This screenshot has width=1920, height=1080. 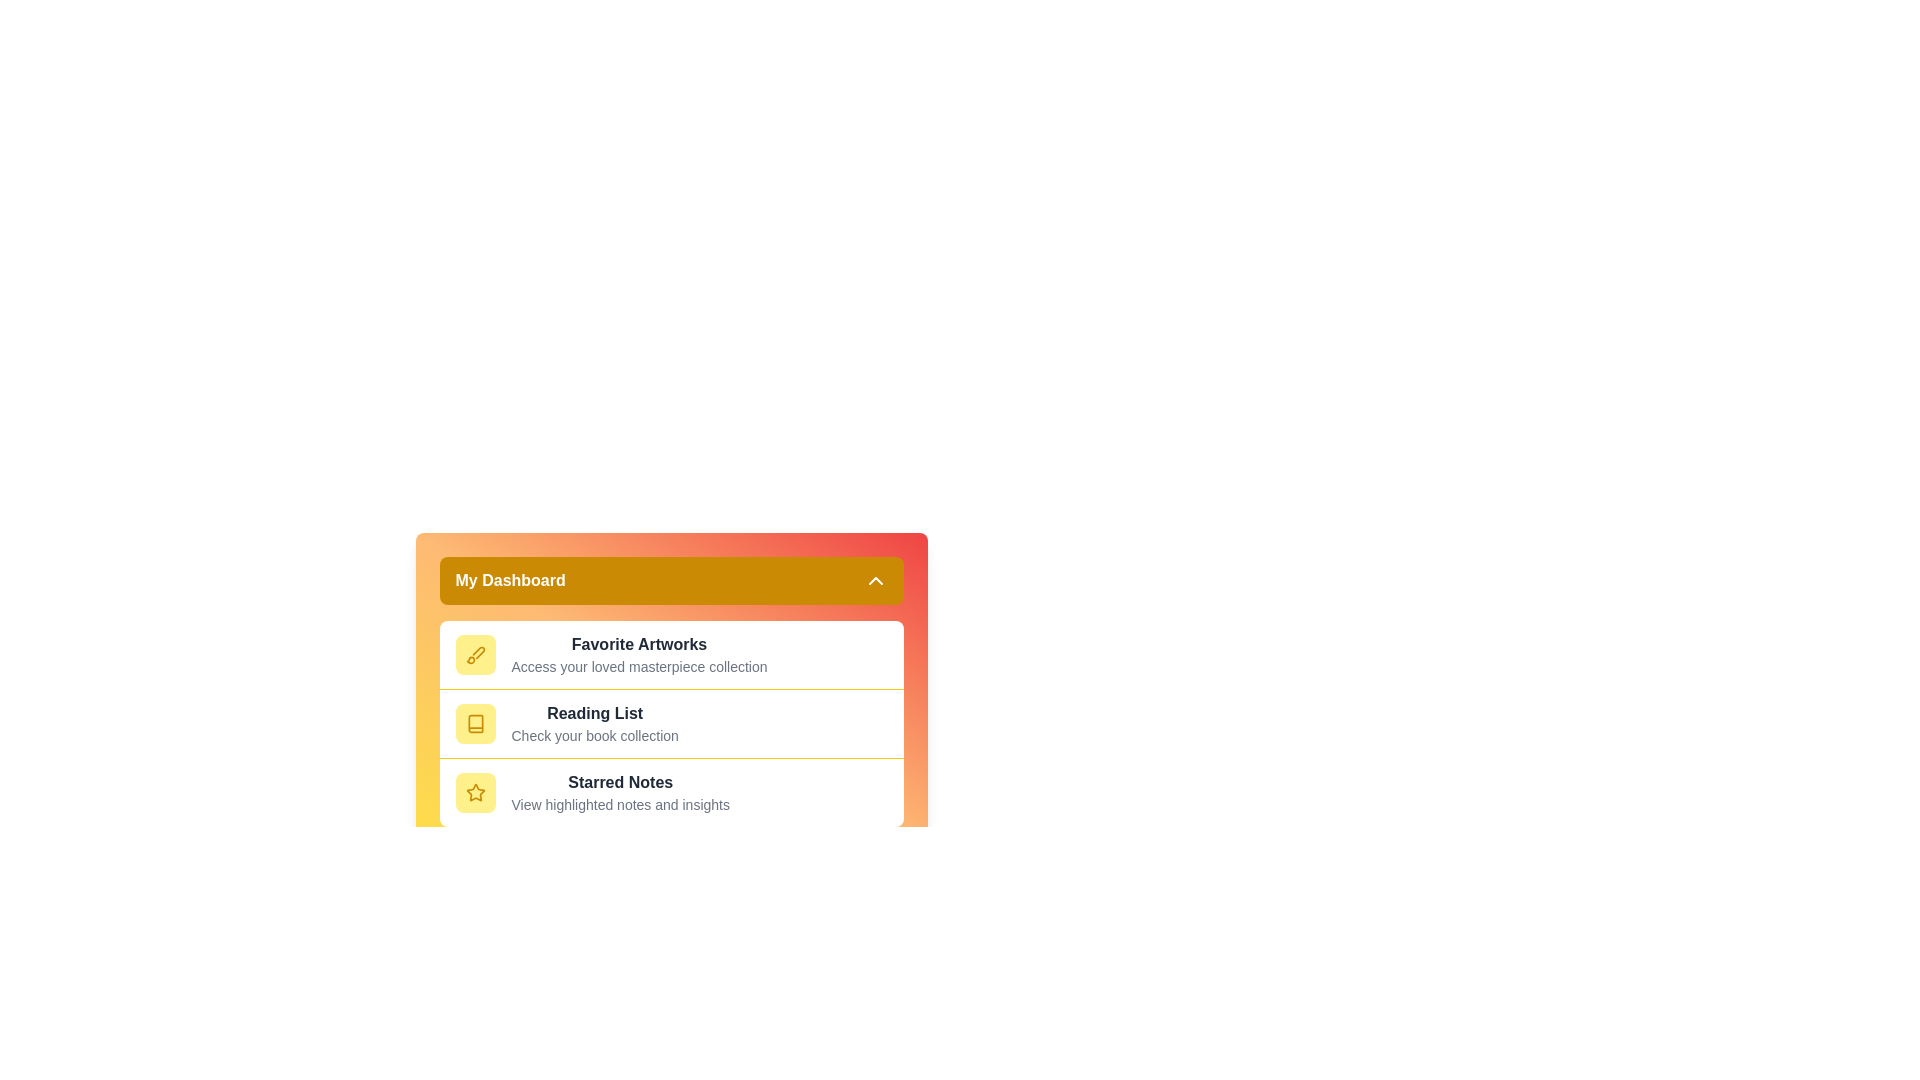 What do you see at coordinates (619, 792) in the screenshot?
I see `the 'Starred Notes' text element which is the third option in the menu under 'My Dashboard', displaying the title in bold dark text and a description in lighter gray text` at bounding box center [619, 792].